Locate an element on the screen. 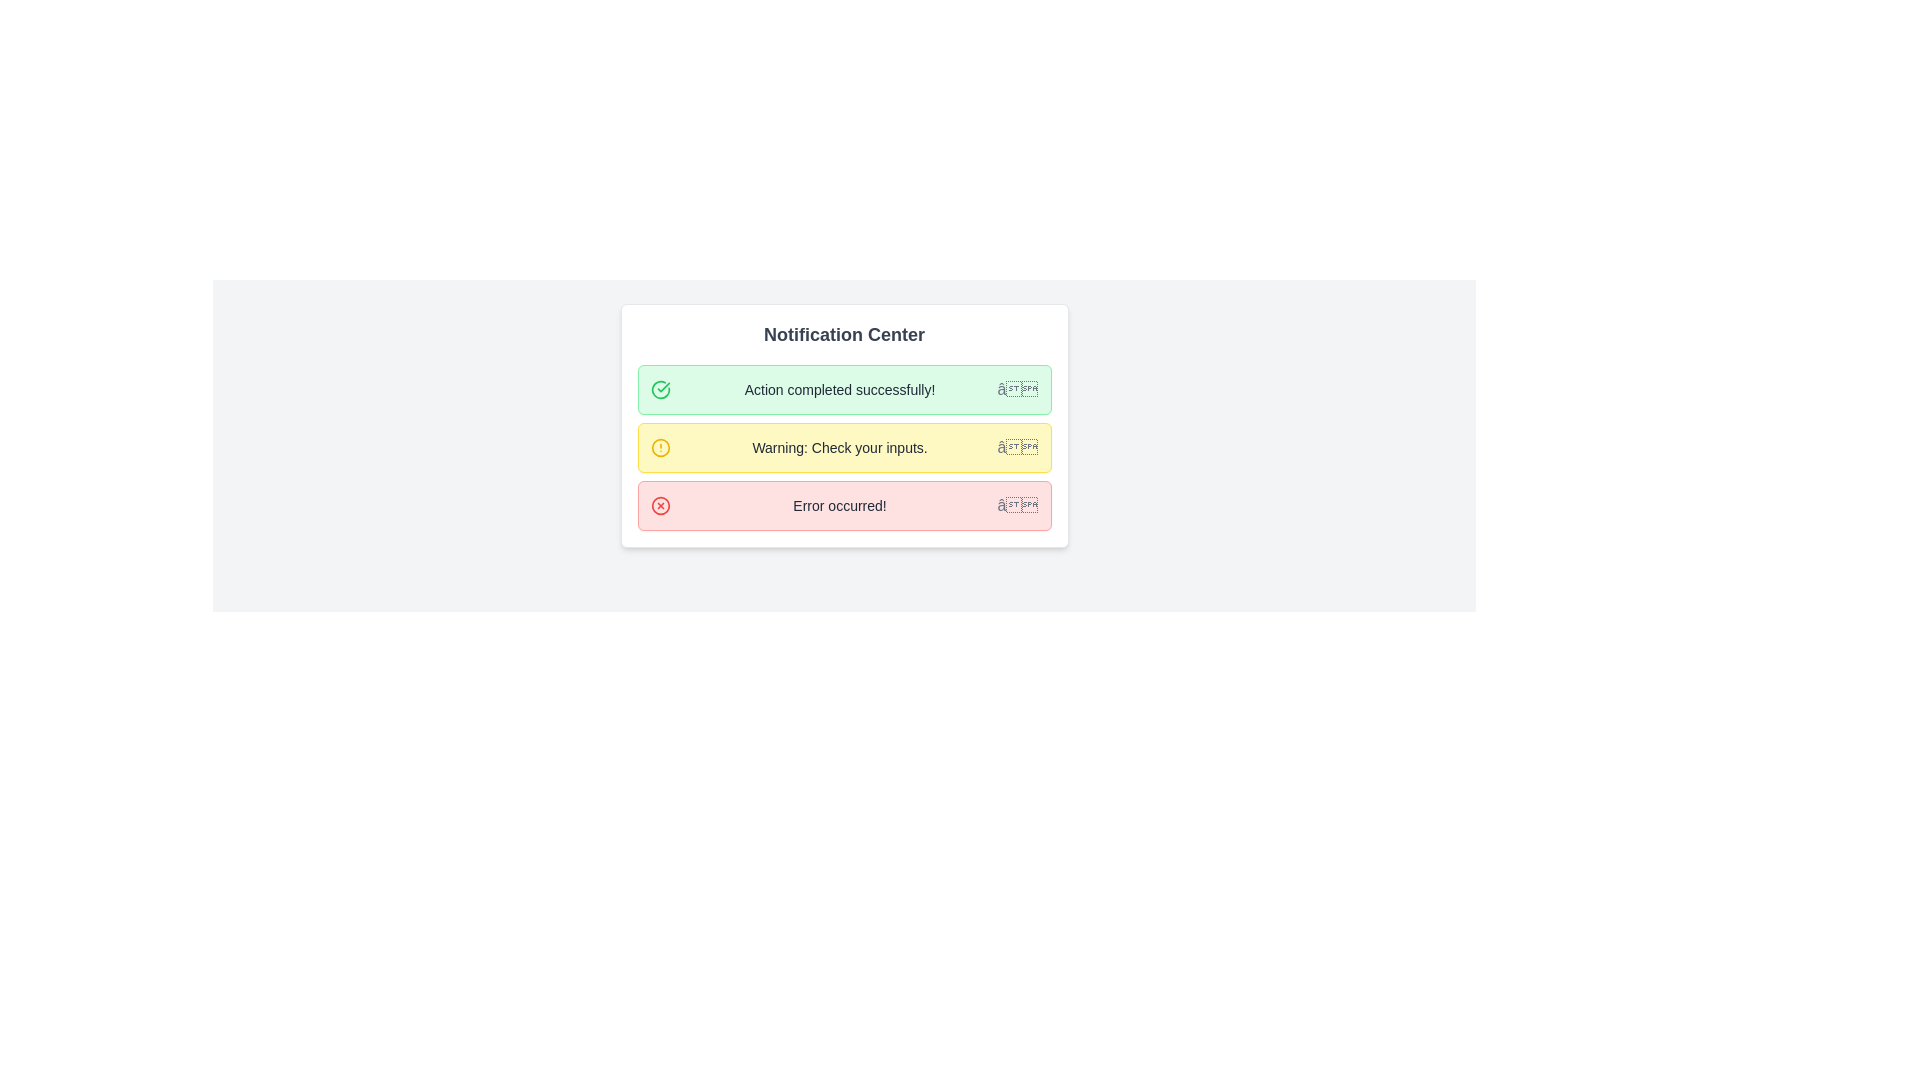 The image size is (1920, 1080). text from the notification label indicating successful action completion, which is located inside the first notification item in the 'Notification Center', next to an icon and a close button is located at coordinates (840, 389).